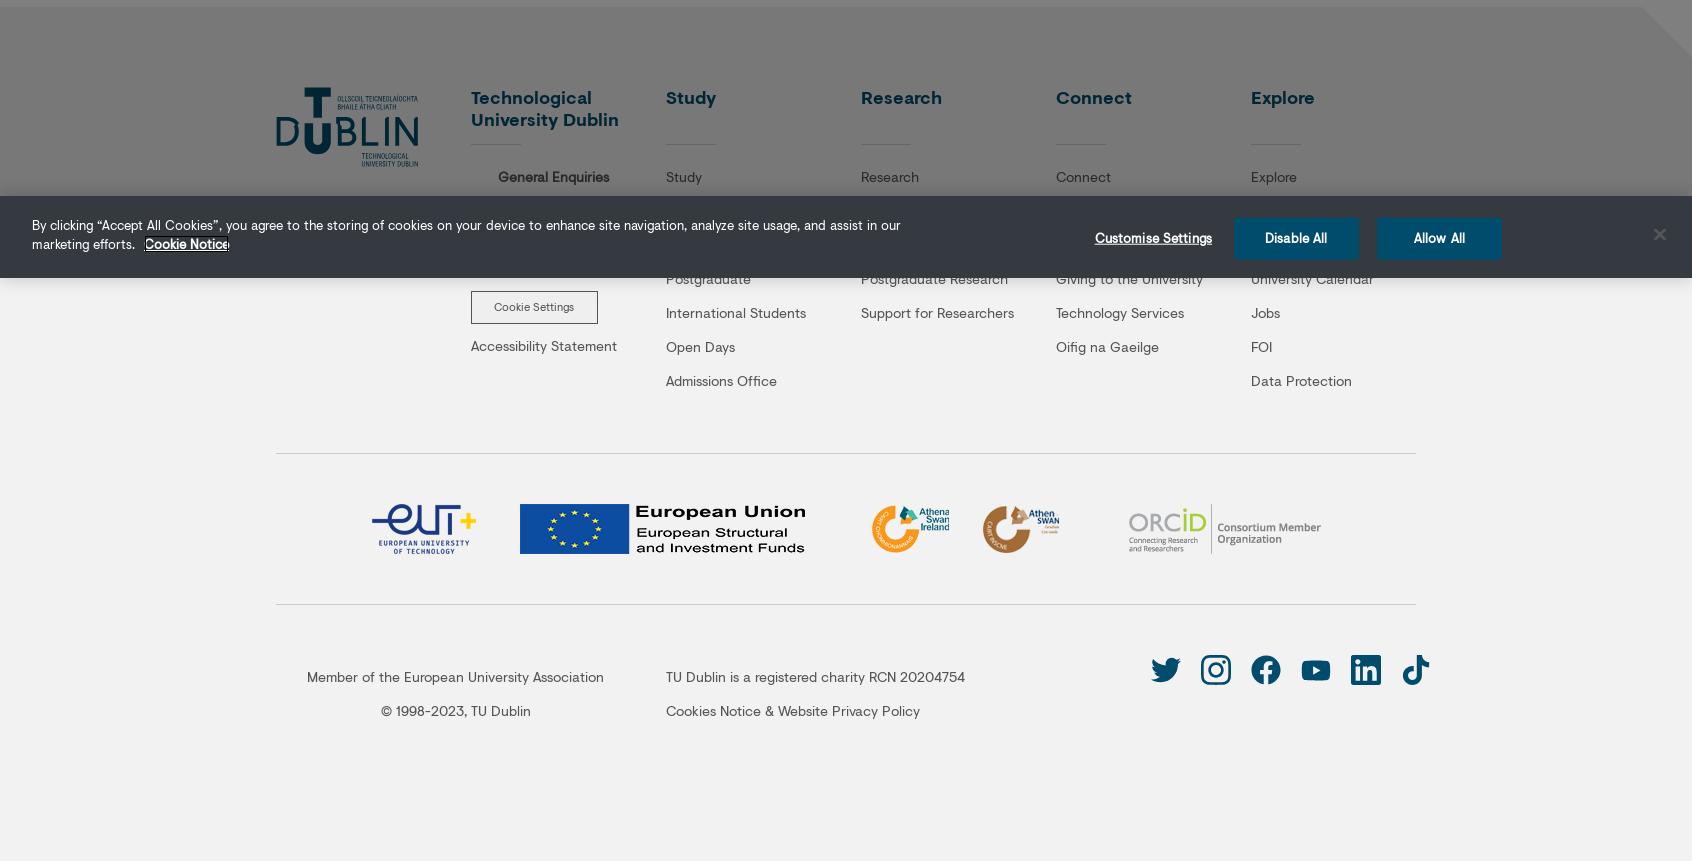 This screenshot has width=1692, height=861. I want to click on 'General Enquiries', so click(553, 175).